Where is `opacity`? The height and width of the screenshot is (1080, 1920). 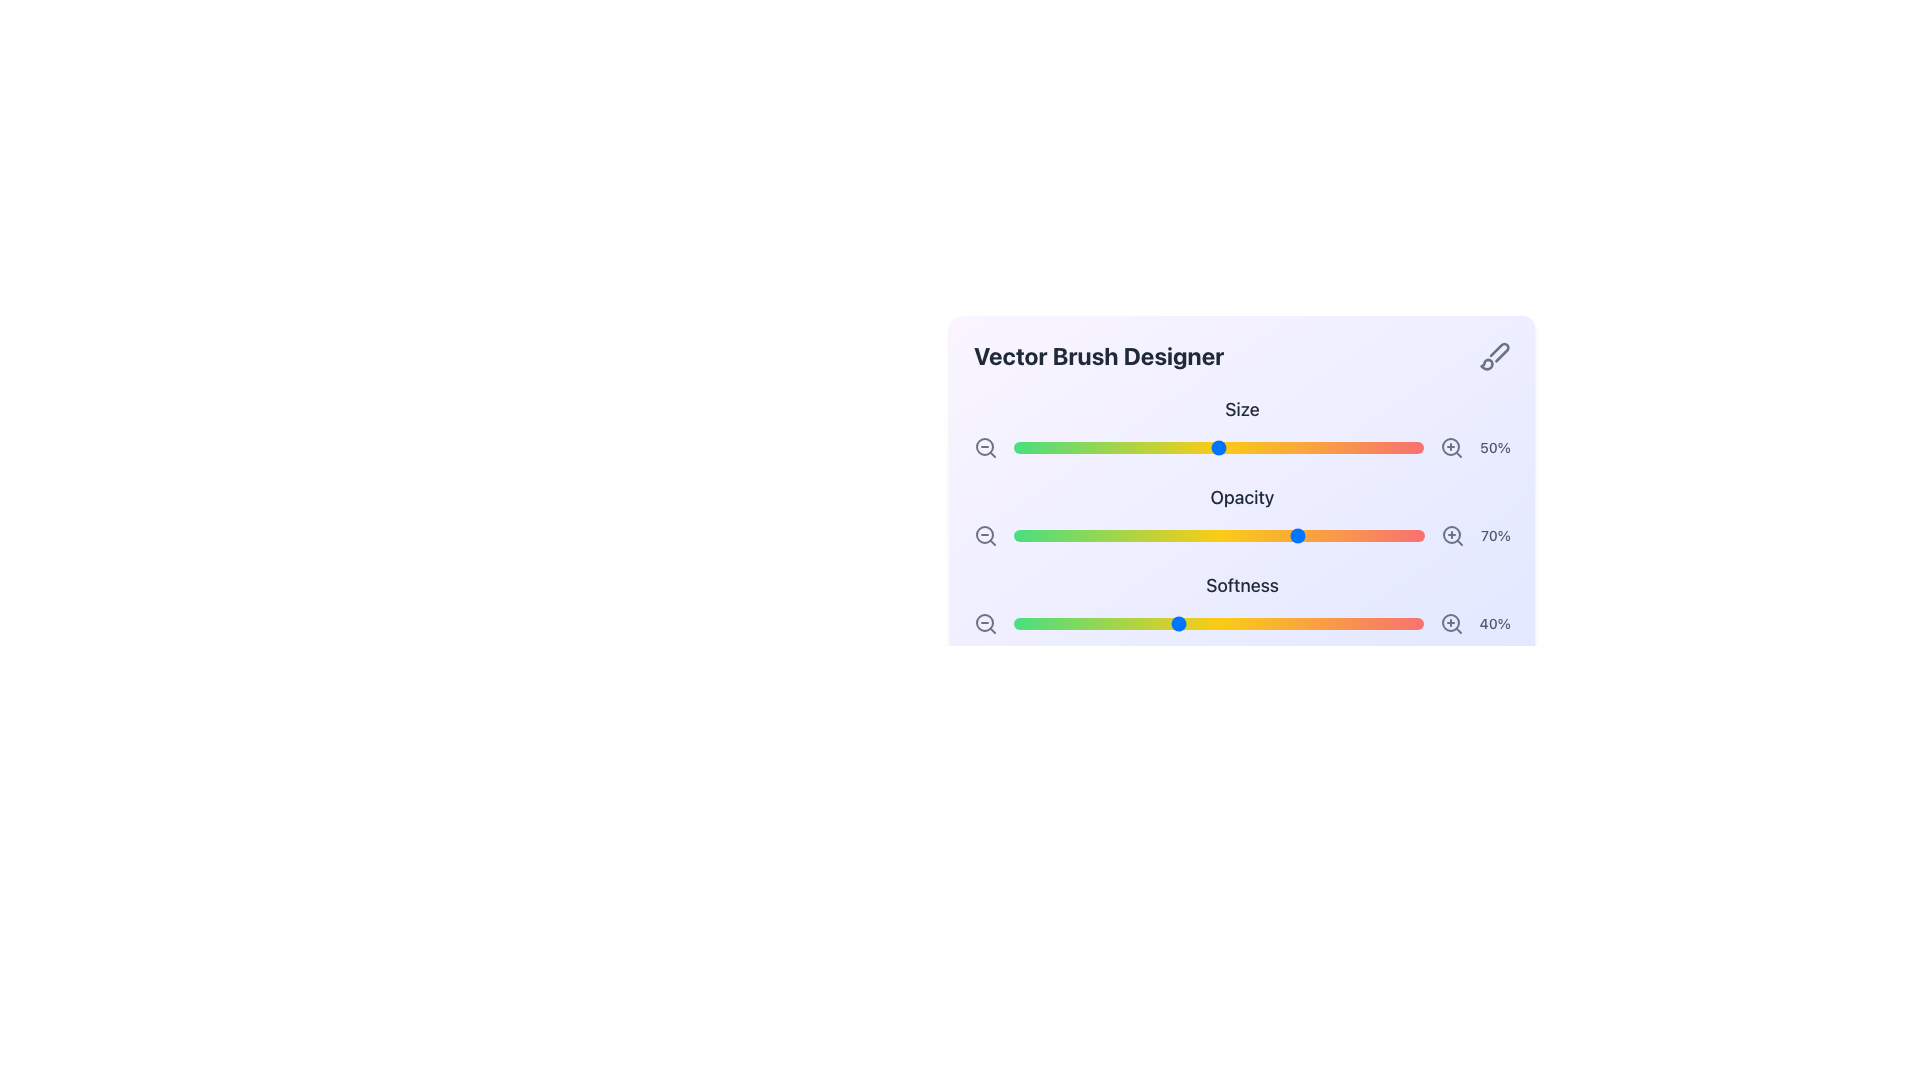
opacity is located at coordinates (1091, 535).